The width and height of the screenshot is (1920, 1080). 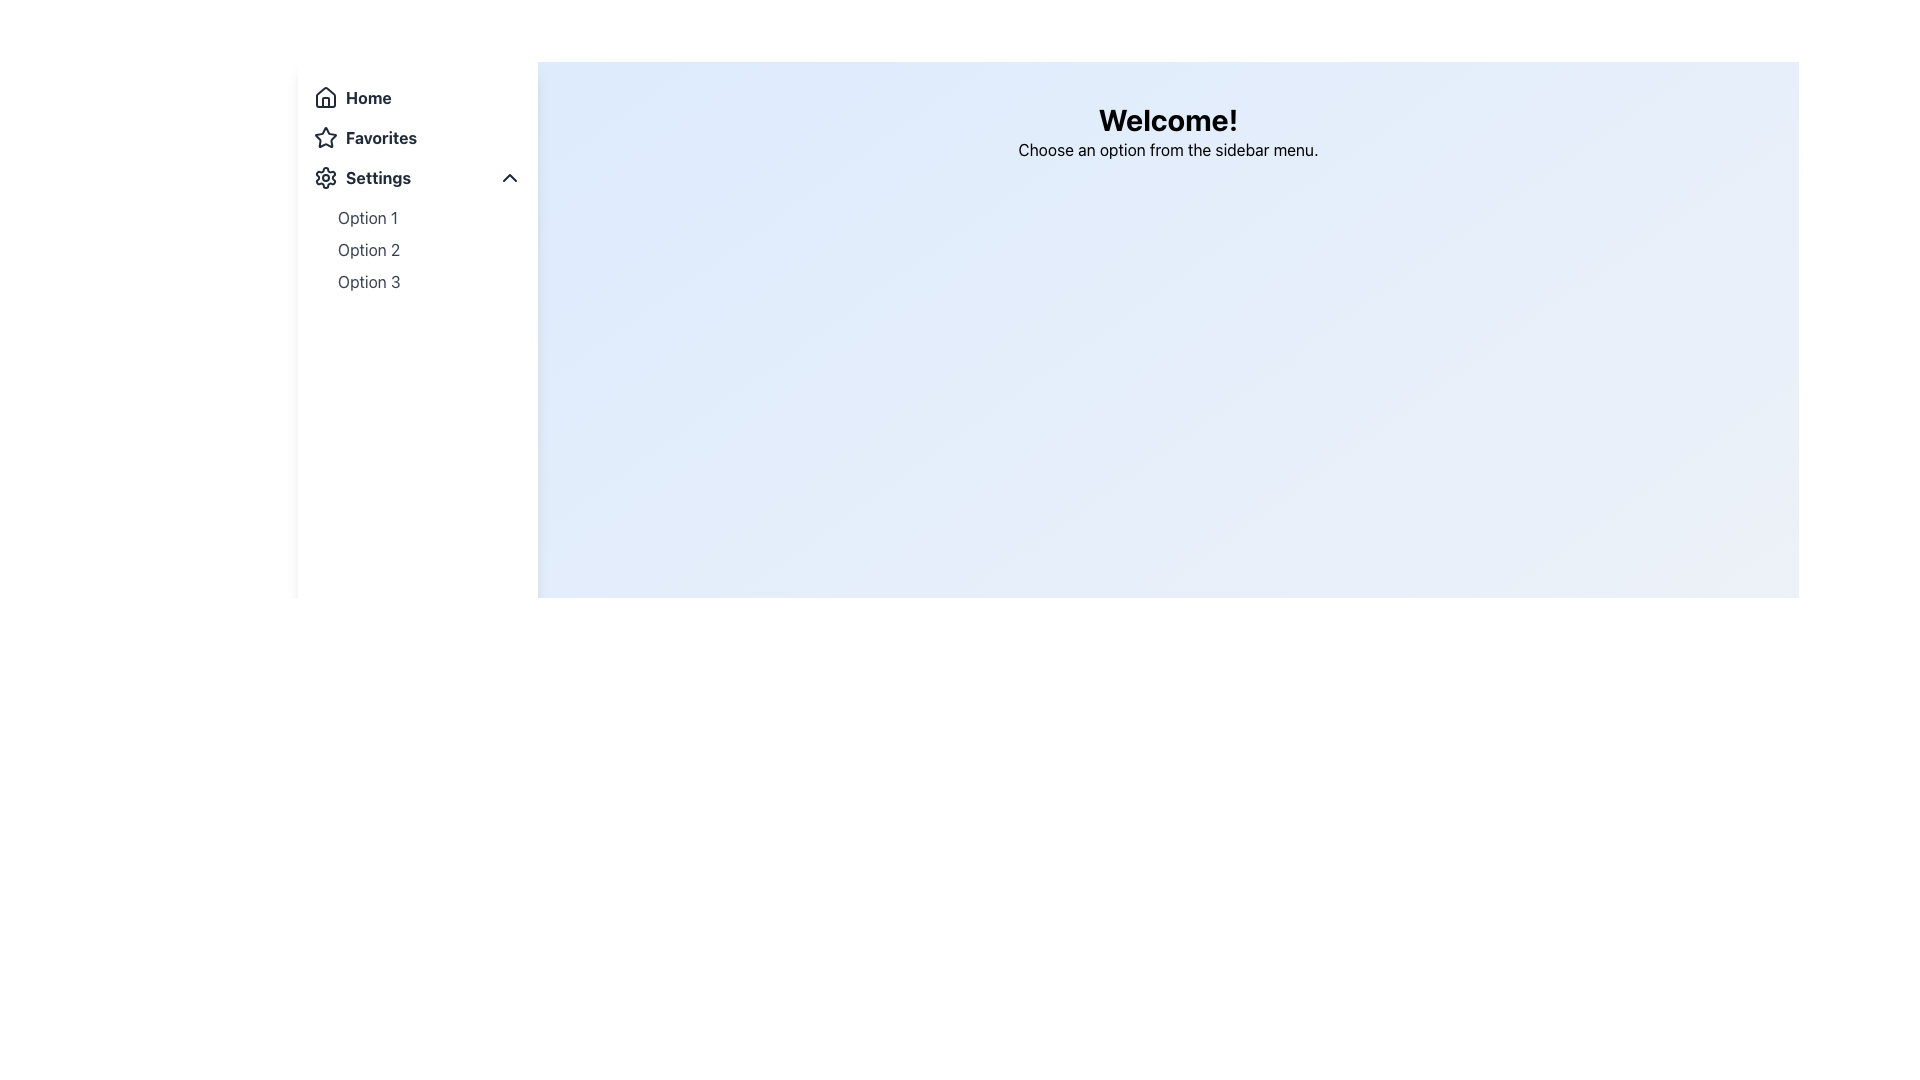 What do you see at coordinates (326, 176) in the screenshot?
I see `the 'Settings' icon in the sidebar menu` at bounding box center [326, 176].